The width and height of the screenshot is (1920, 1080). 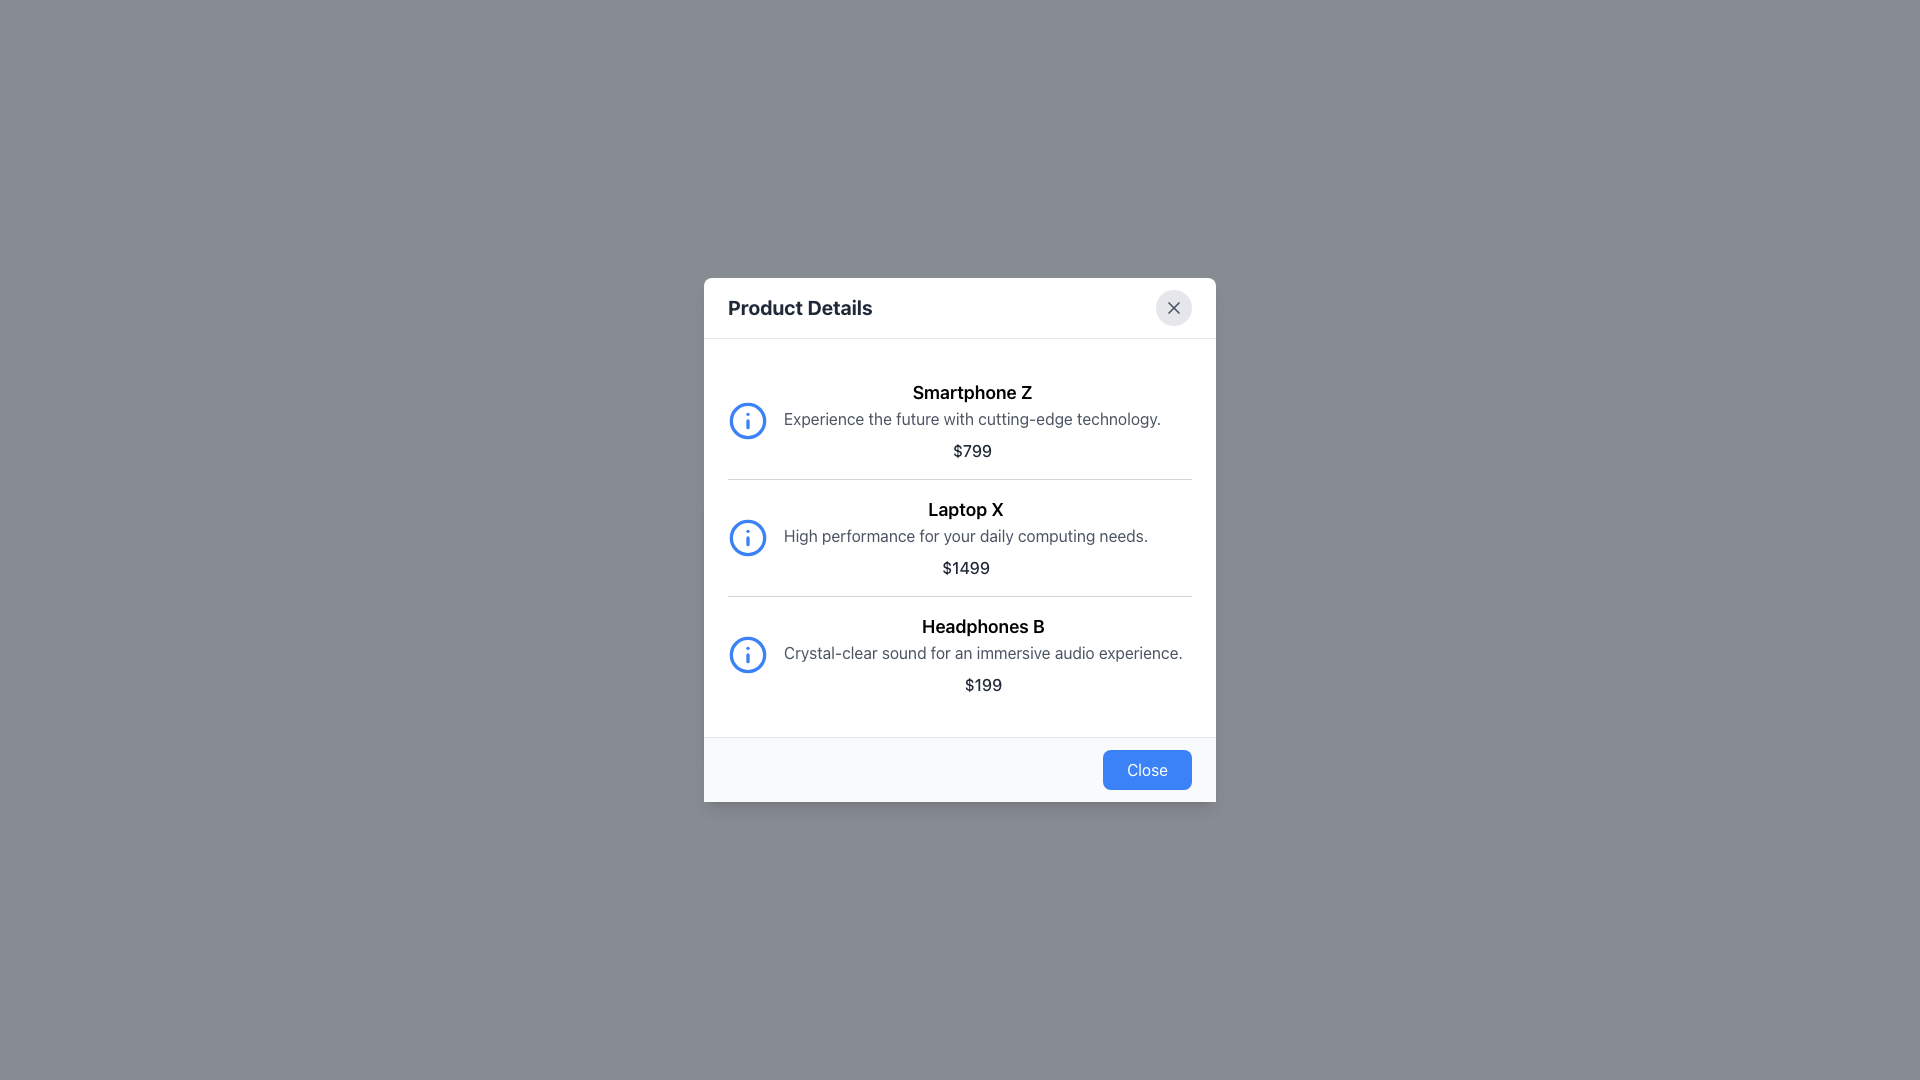 I want to click on the text block containing the title 'Laptop X', description 'High performance for your daily computing needs.', and price '$1499' which is the second item in a vertically aligned list of products, so click(x=965, y=536).